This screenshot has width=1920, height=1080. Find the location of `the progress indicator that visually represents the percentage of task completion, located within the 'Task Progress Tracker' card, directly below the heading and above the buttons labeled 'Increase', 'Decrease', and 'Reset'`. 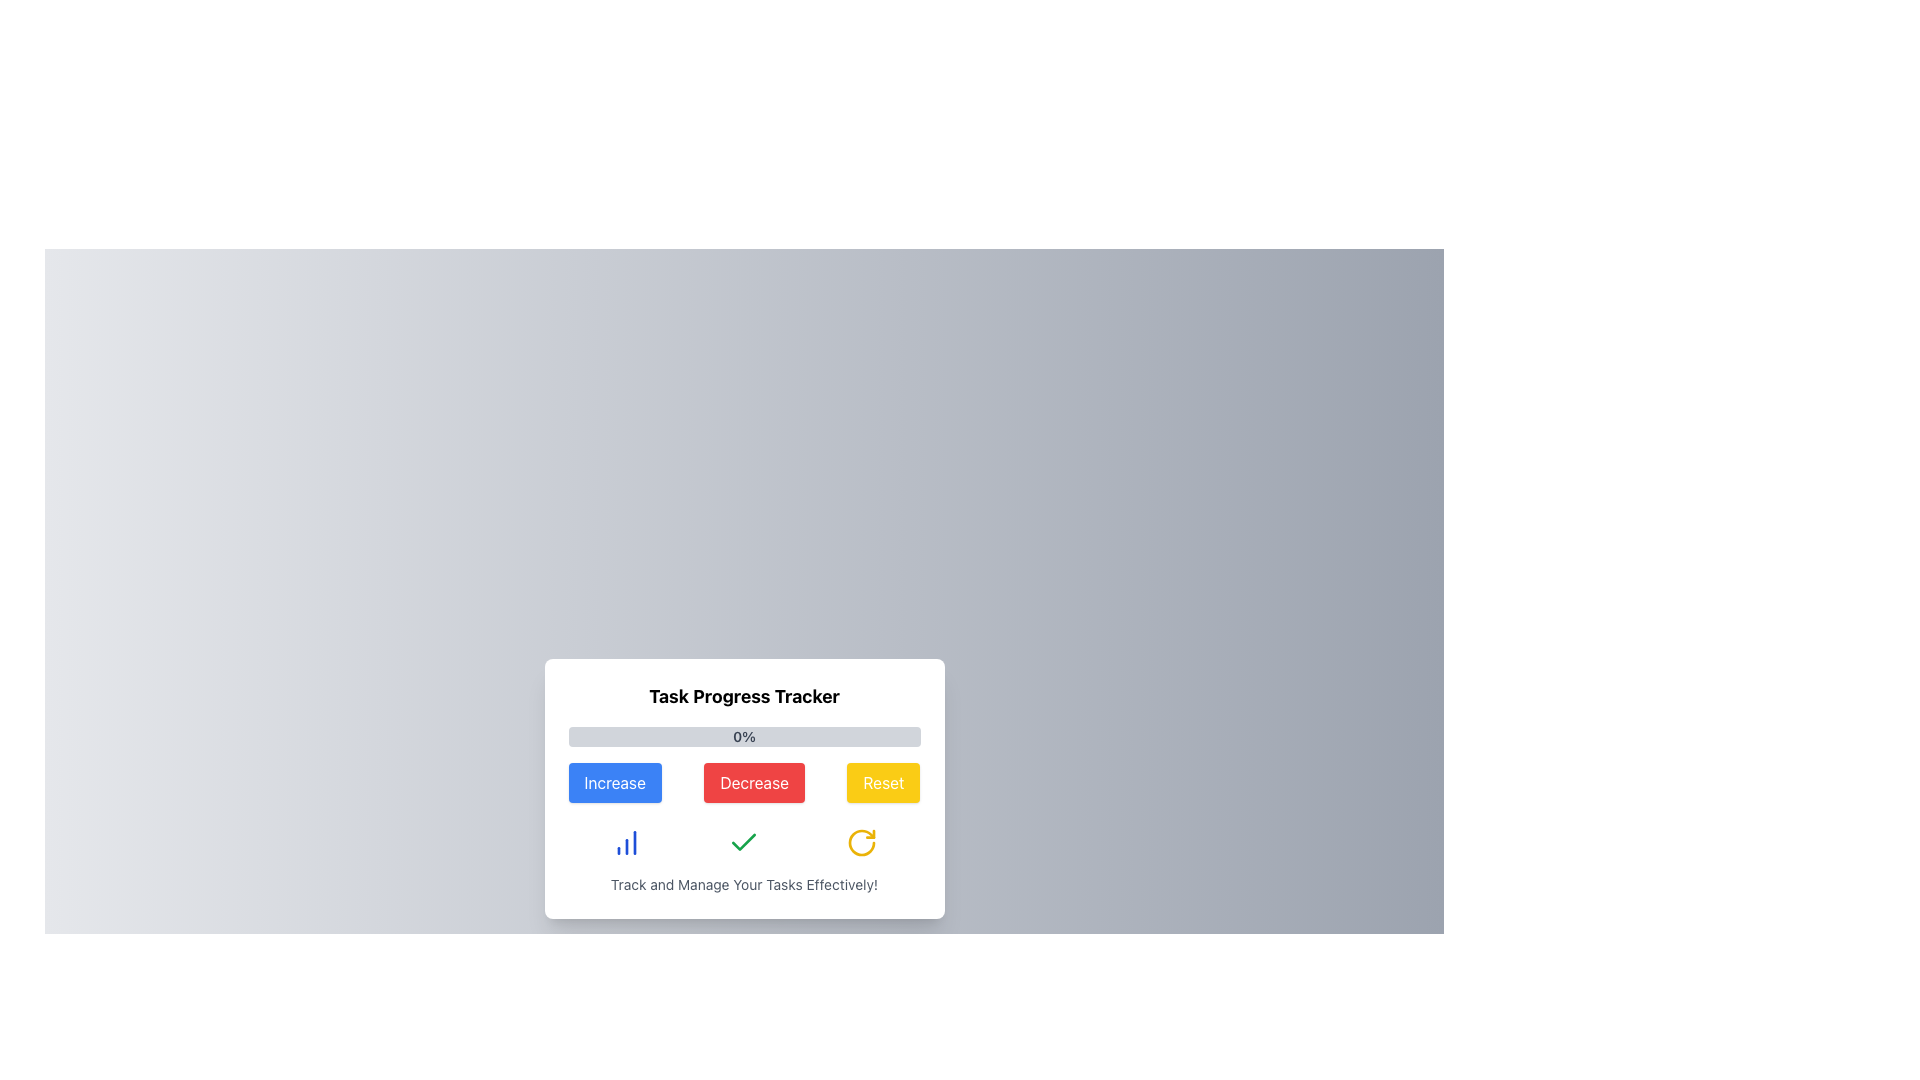

the progress indicator that visually represents the percentage of task completion, located within the 'Task Progress Tracker' card, directly below the heading and above the buttons labeled 'Increase', 'Decrease', and 'Reset' is located at coordinates (743, 736).